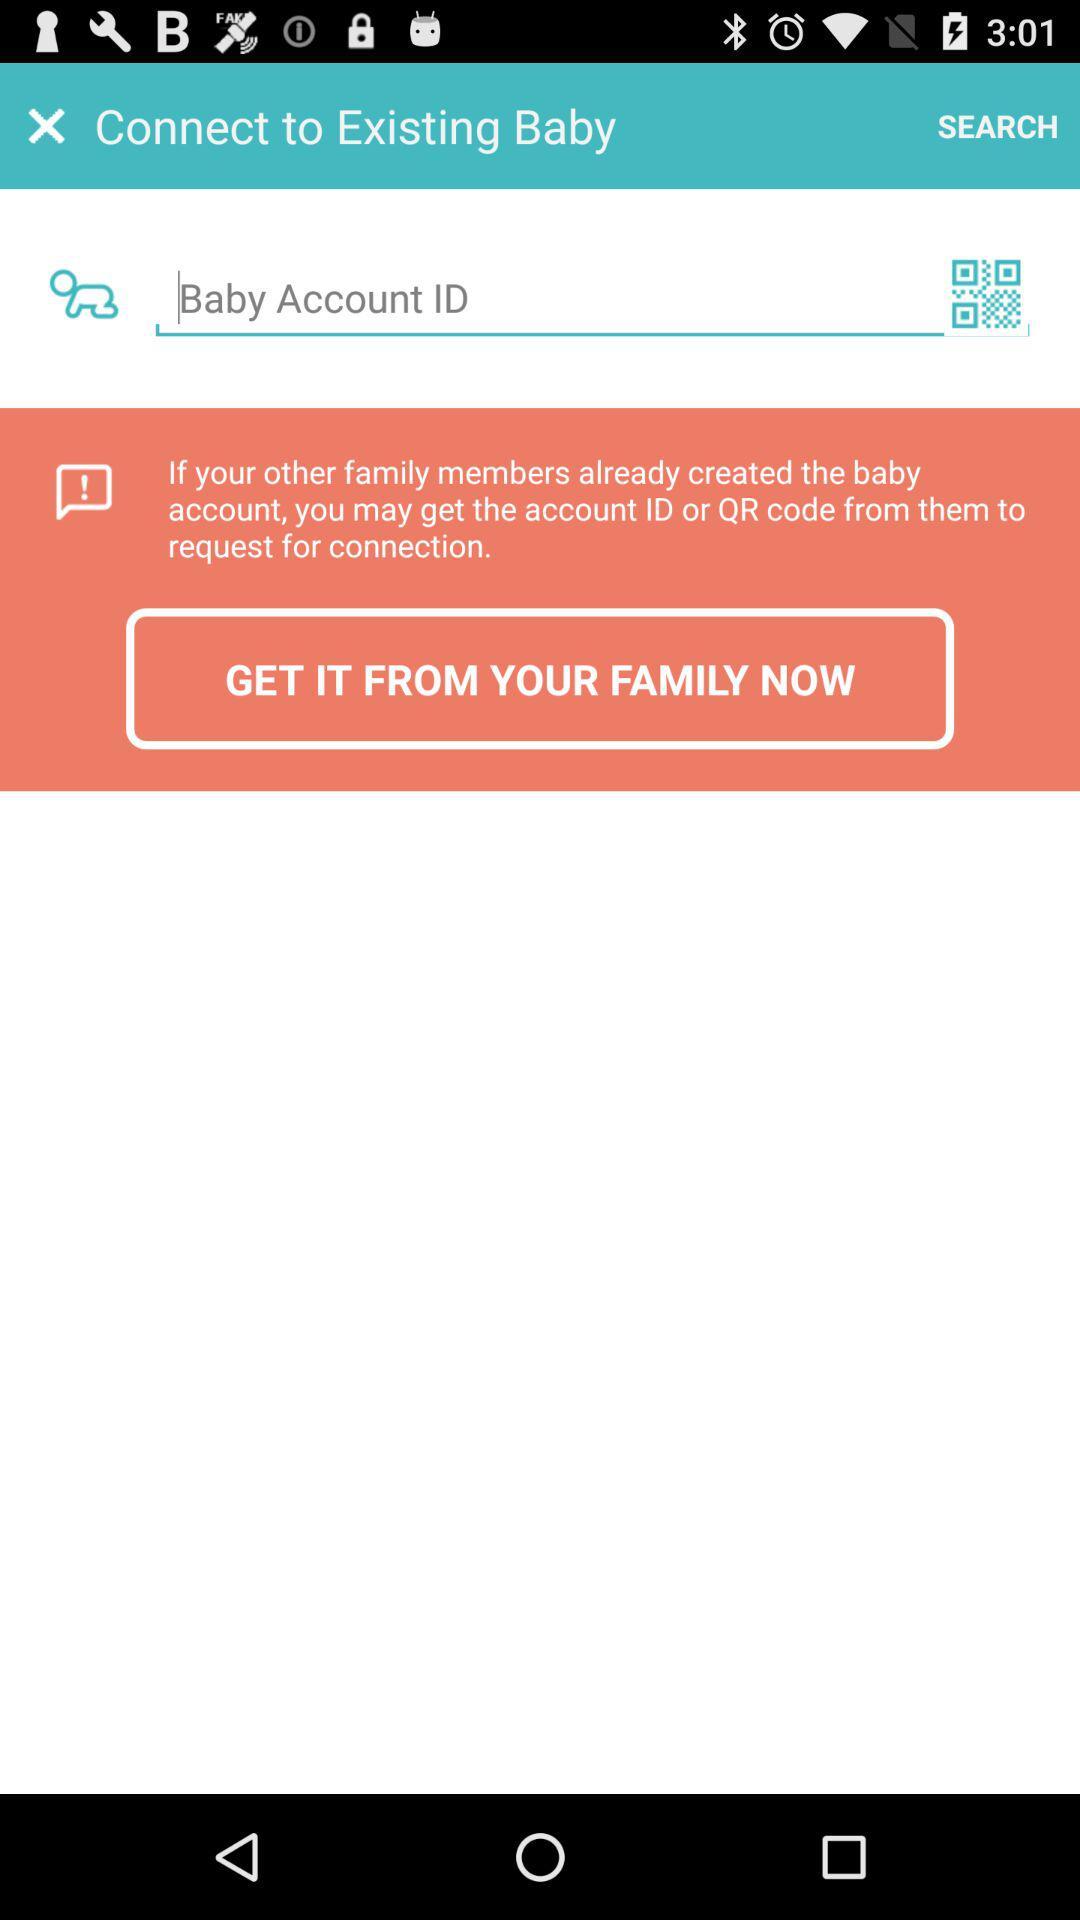 This screenshot has height=1920, width=1080. I want to click on the search, so click(998, 124).